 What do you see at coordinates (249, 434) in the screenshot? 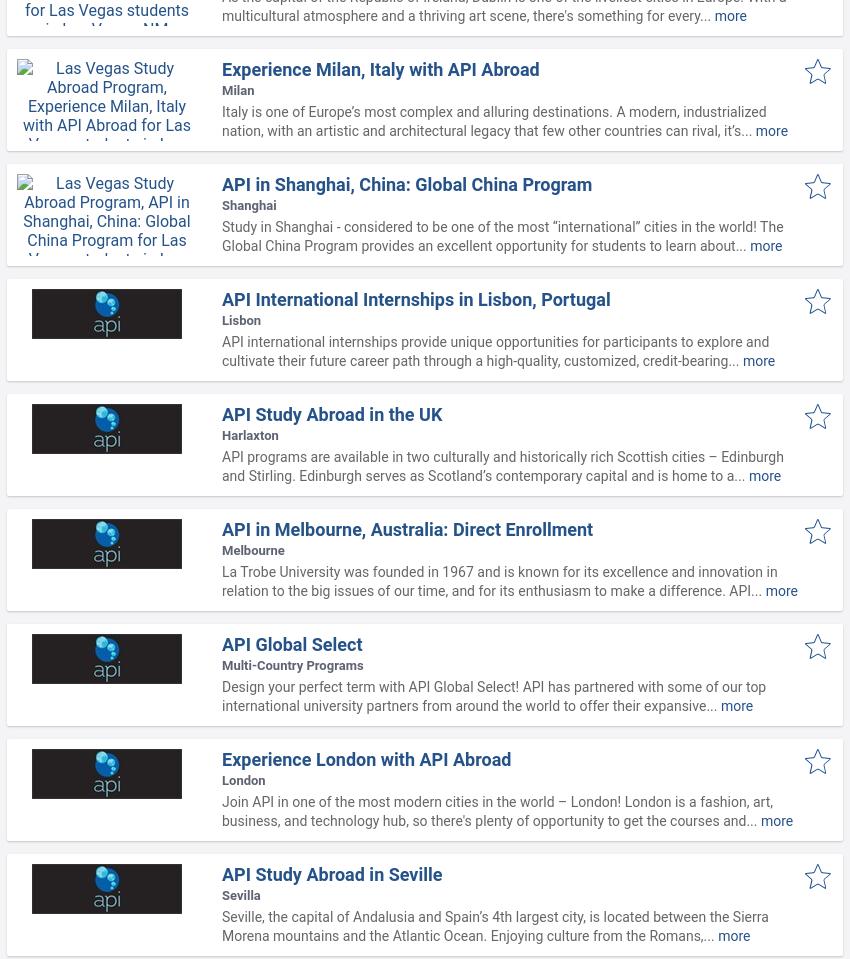
I see `'Harlaxton'` at bounding box center [249, 434].